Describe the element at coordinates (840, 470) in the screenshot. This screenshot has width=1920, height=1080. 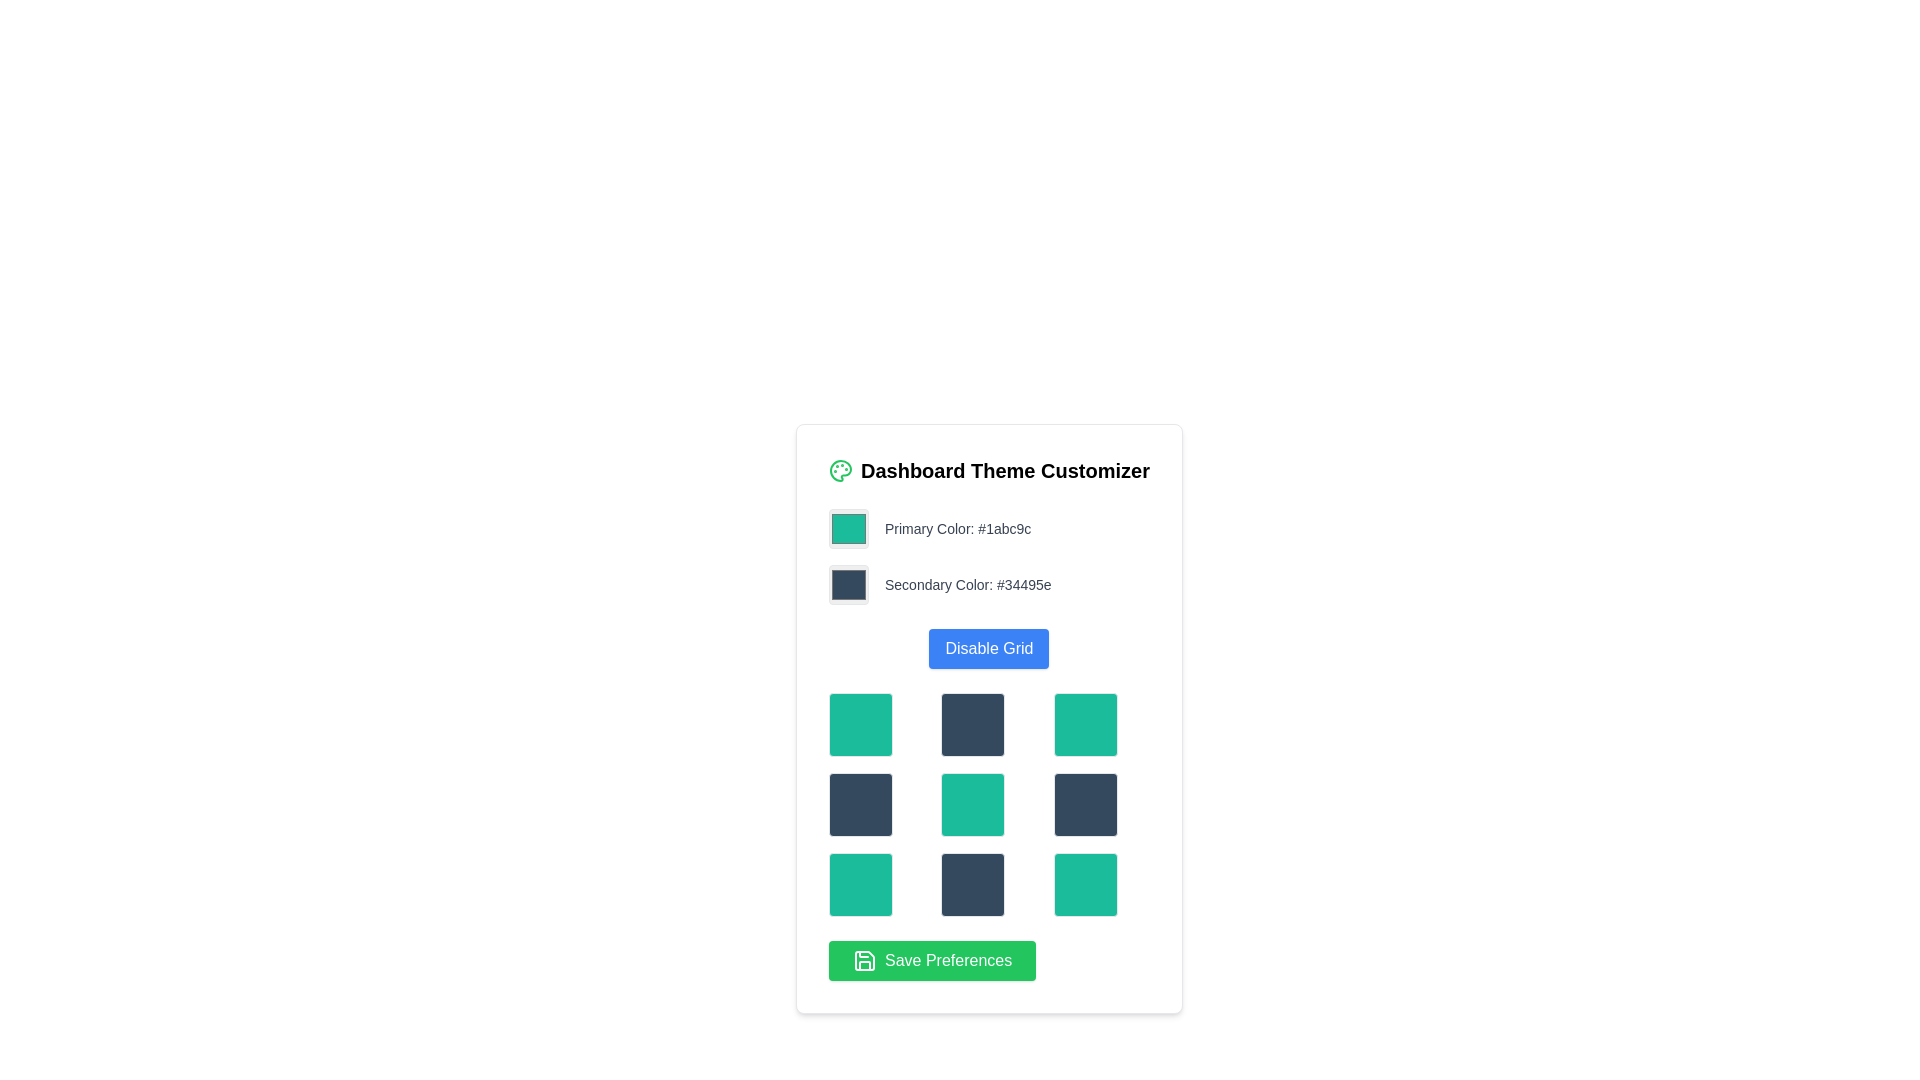
I see `the theme customization icon located to the left of the 'Dashboard Theme Customizer' text` at that location.